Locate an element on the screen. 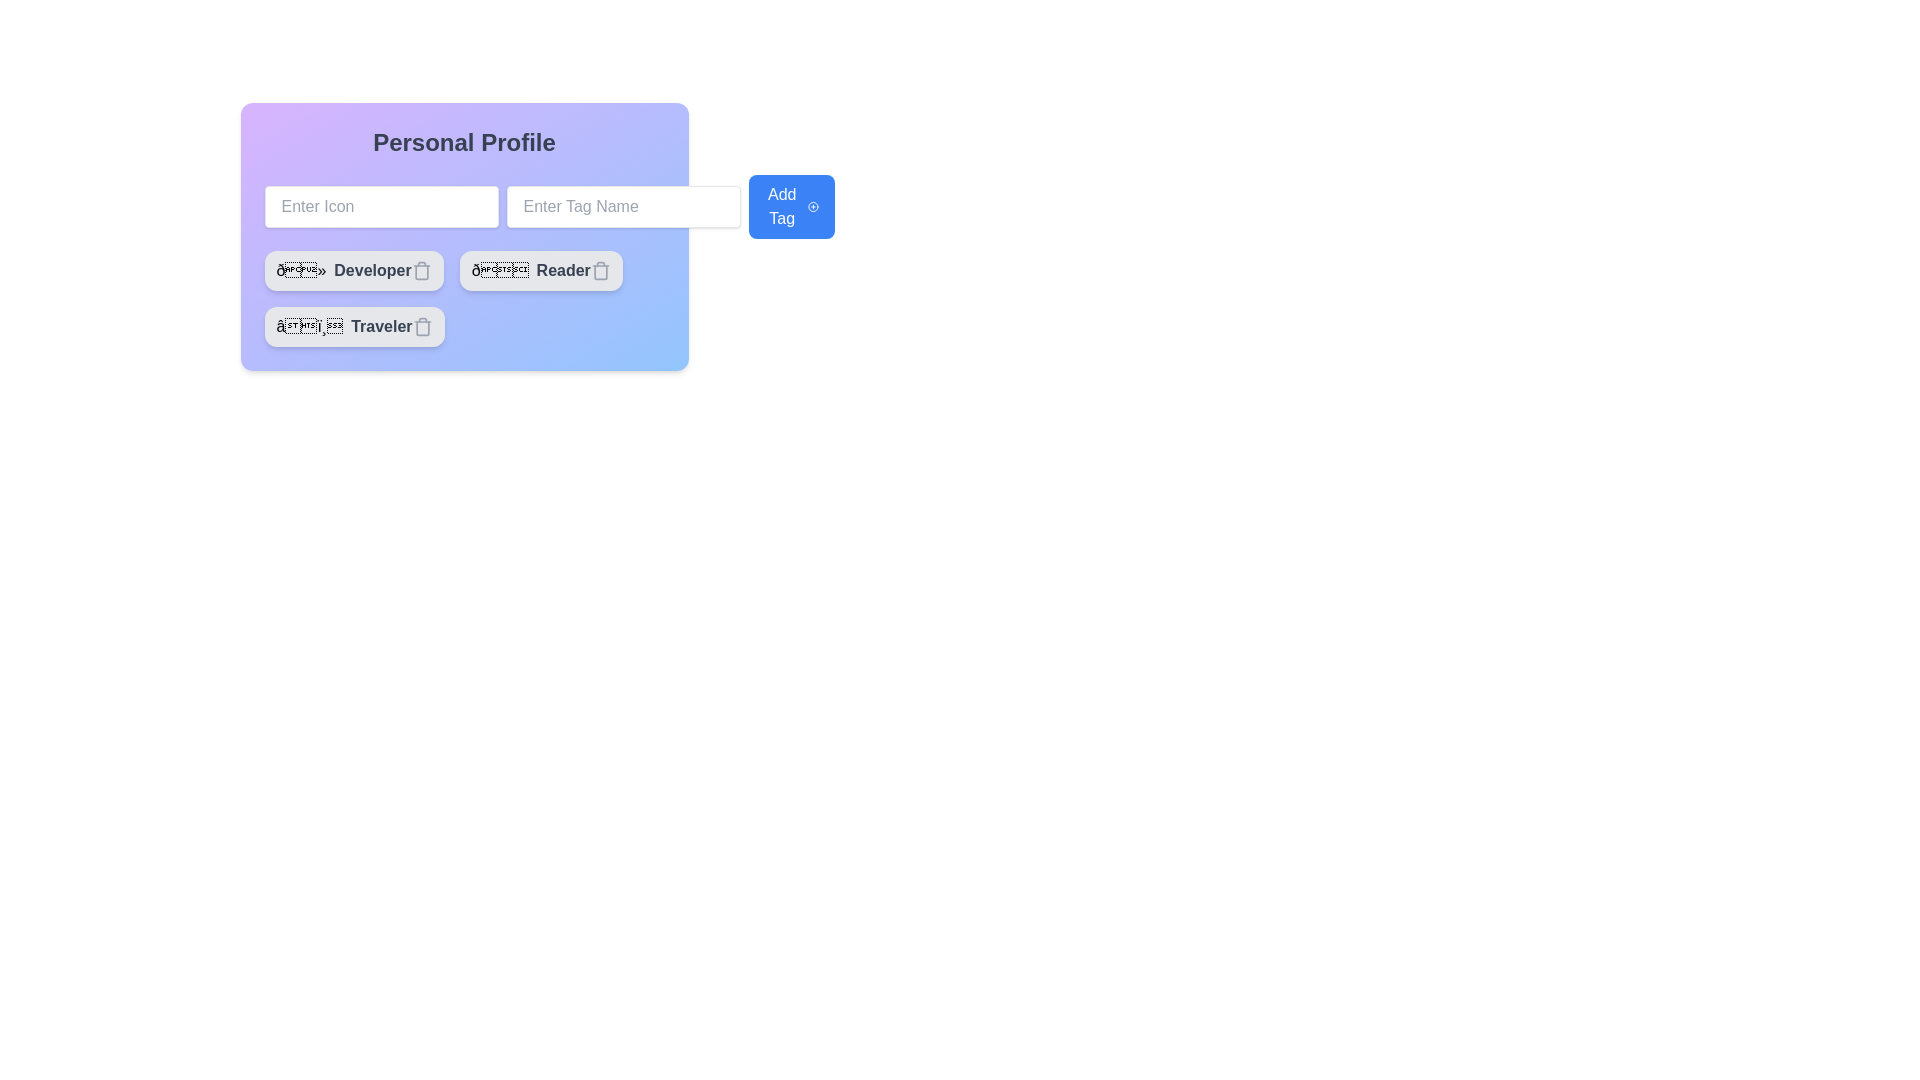 This screenshot has height=1080, width=1920. the text label displaying 'Reader' which is styled in gray, bold font, located in the second row of a vertically aligned list within the 'Personal Profile' form is located at coordinates (562, 270).